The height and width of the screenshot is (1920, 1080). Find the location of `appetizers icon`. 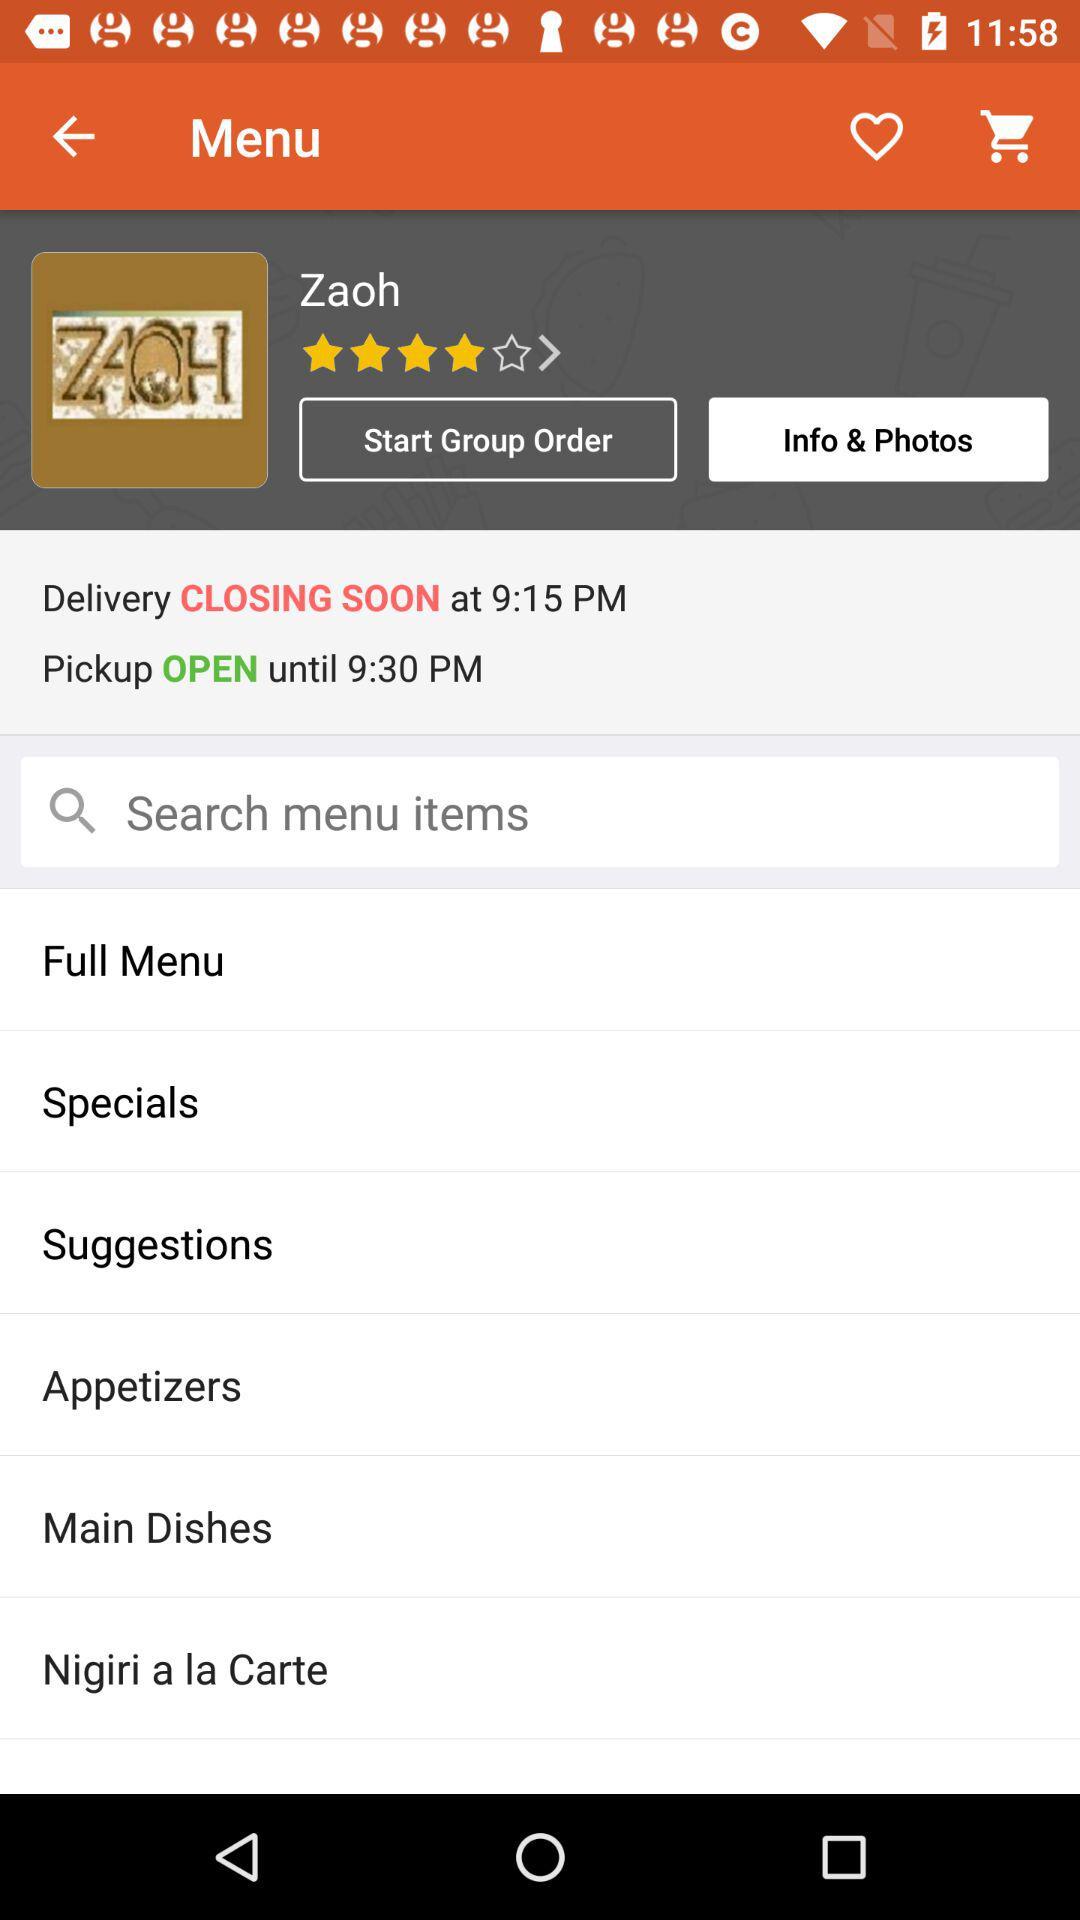

appetizers icon is located at coordinates (540, 1383).